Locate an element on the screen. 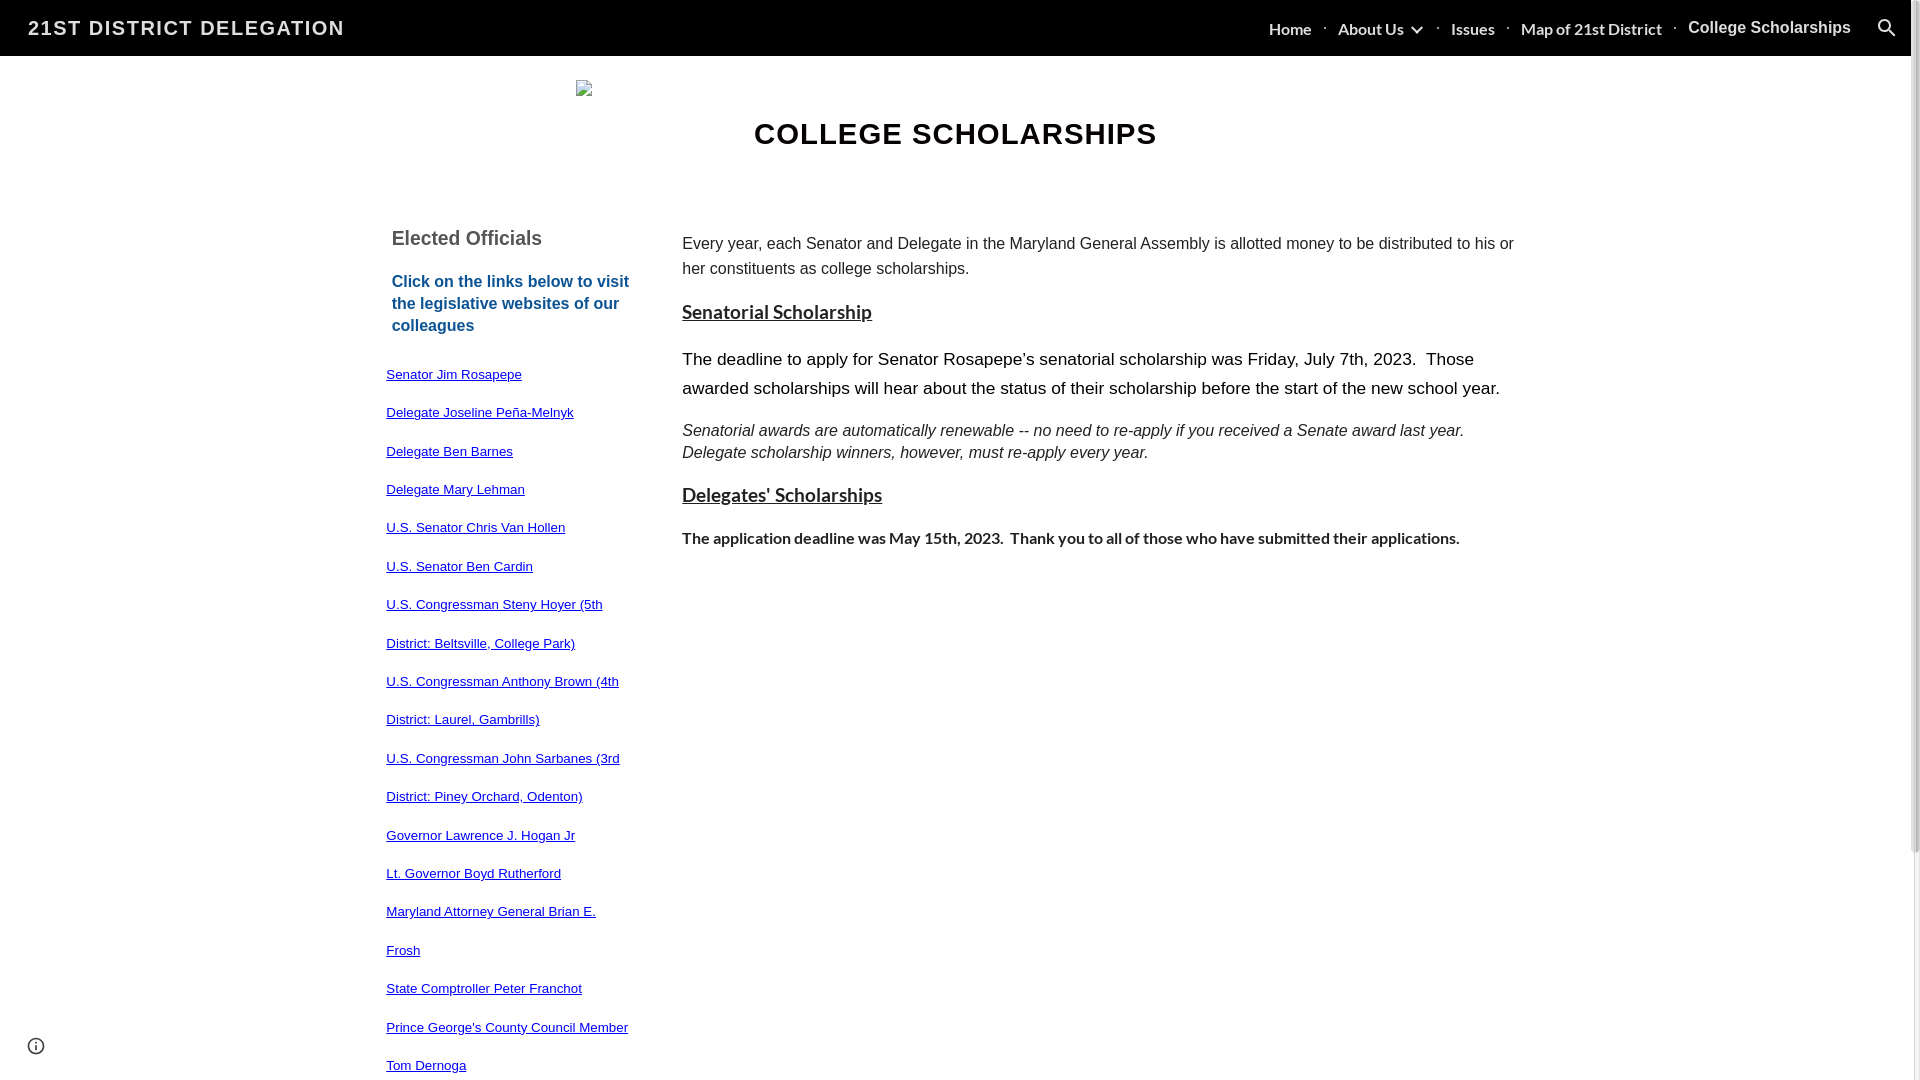 This screenshot has width=1920, height=1080. 'Issues' is located at coordinates (1450, 27).